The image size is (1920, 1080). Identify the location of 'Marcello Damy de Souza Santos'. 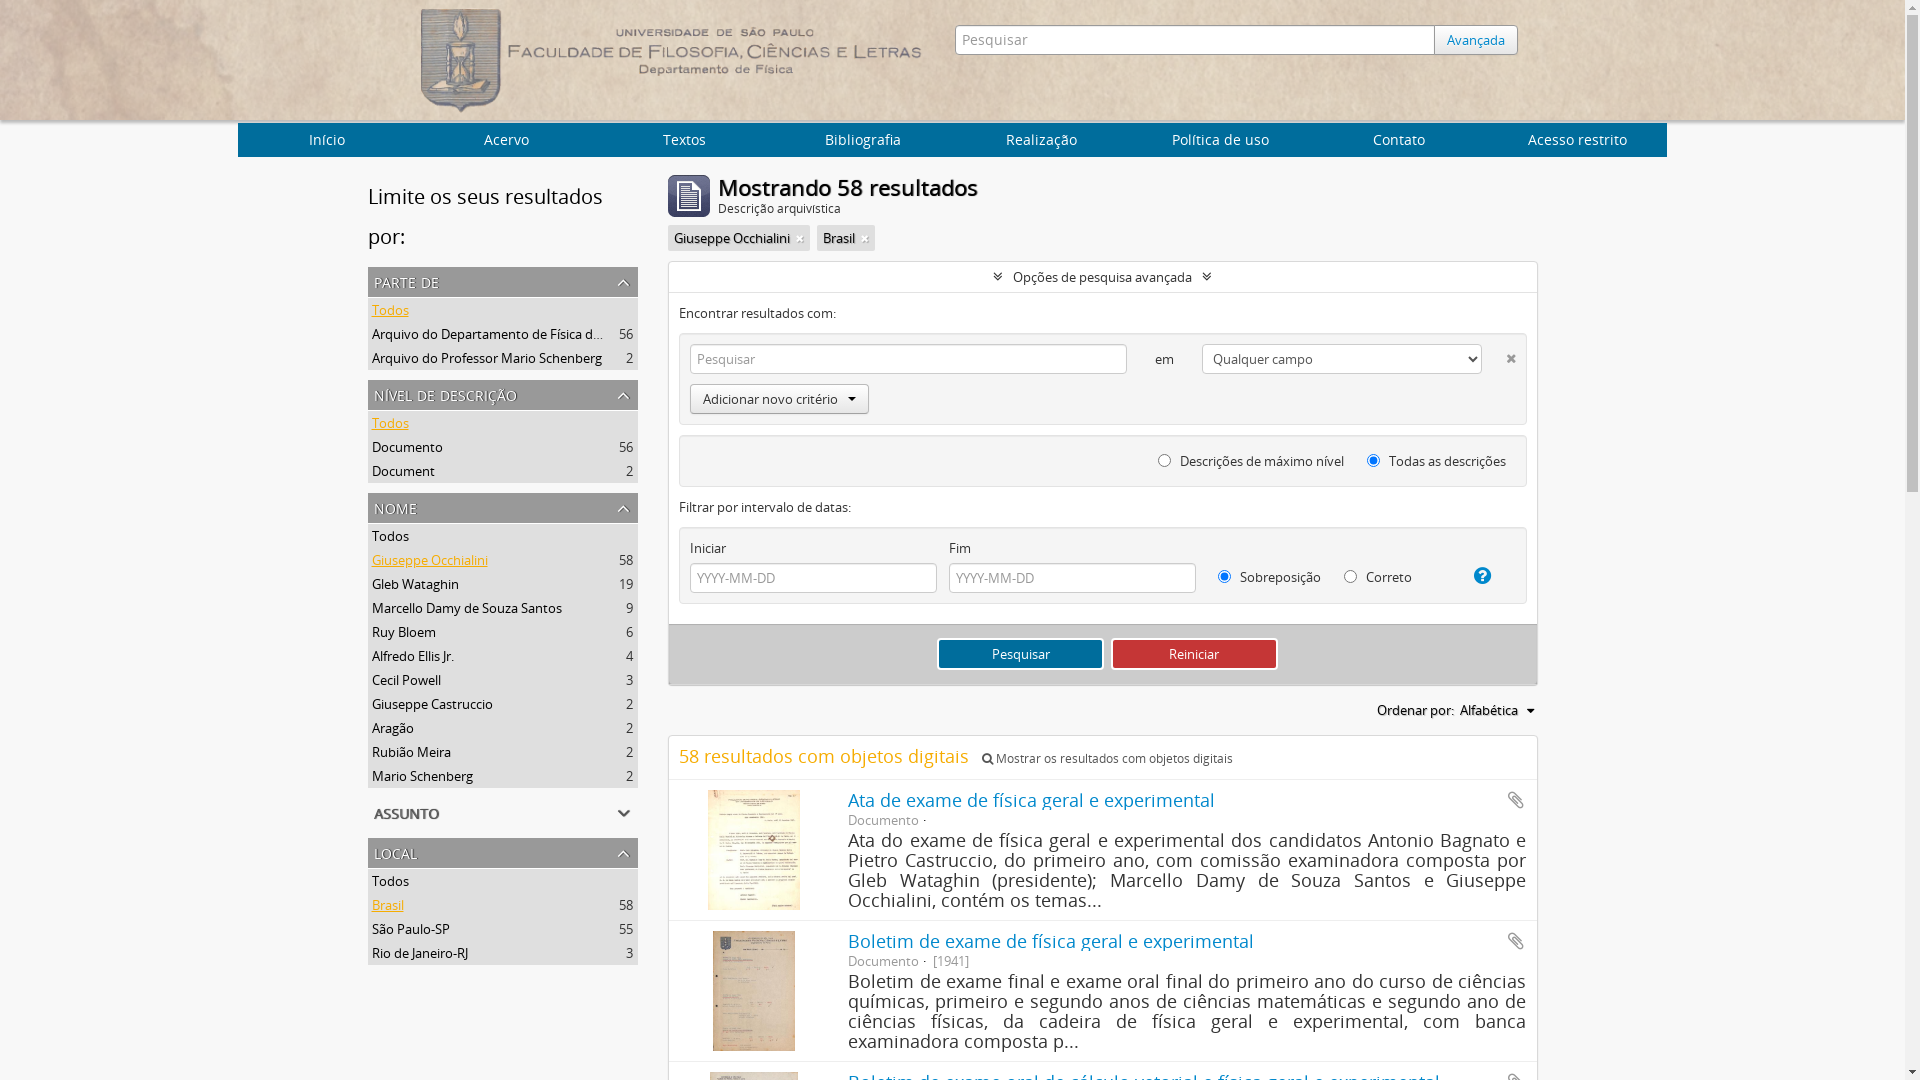
(465, 607).